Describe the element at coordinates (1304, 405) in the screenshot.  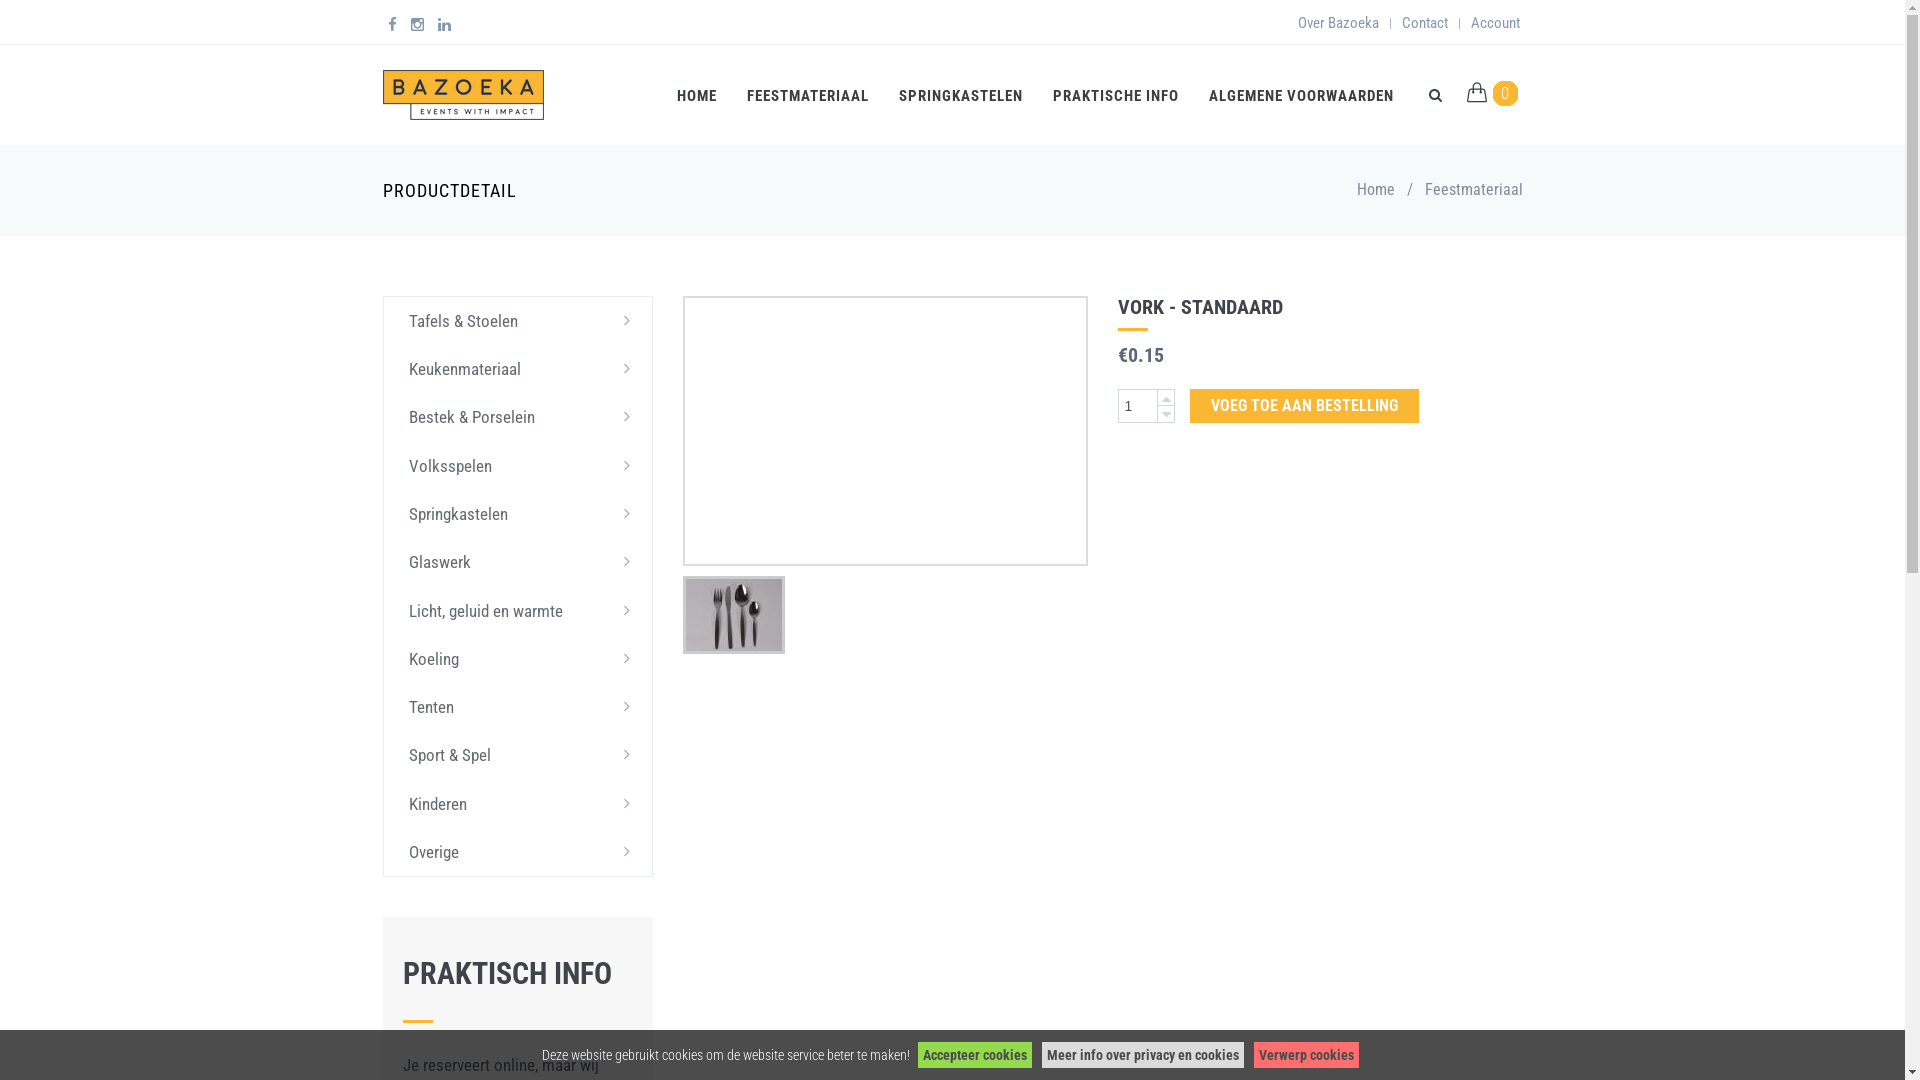
I see `'Voeg toe aan bestelling'` at that location.